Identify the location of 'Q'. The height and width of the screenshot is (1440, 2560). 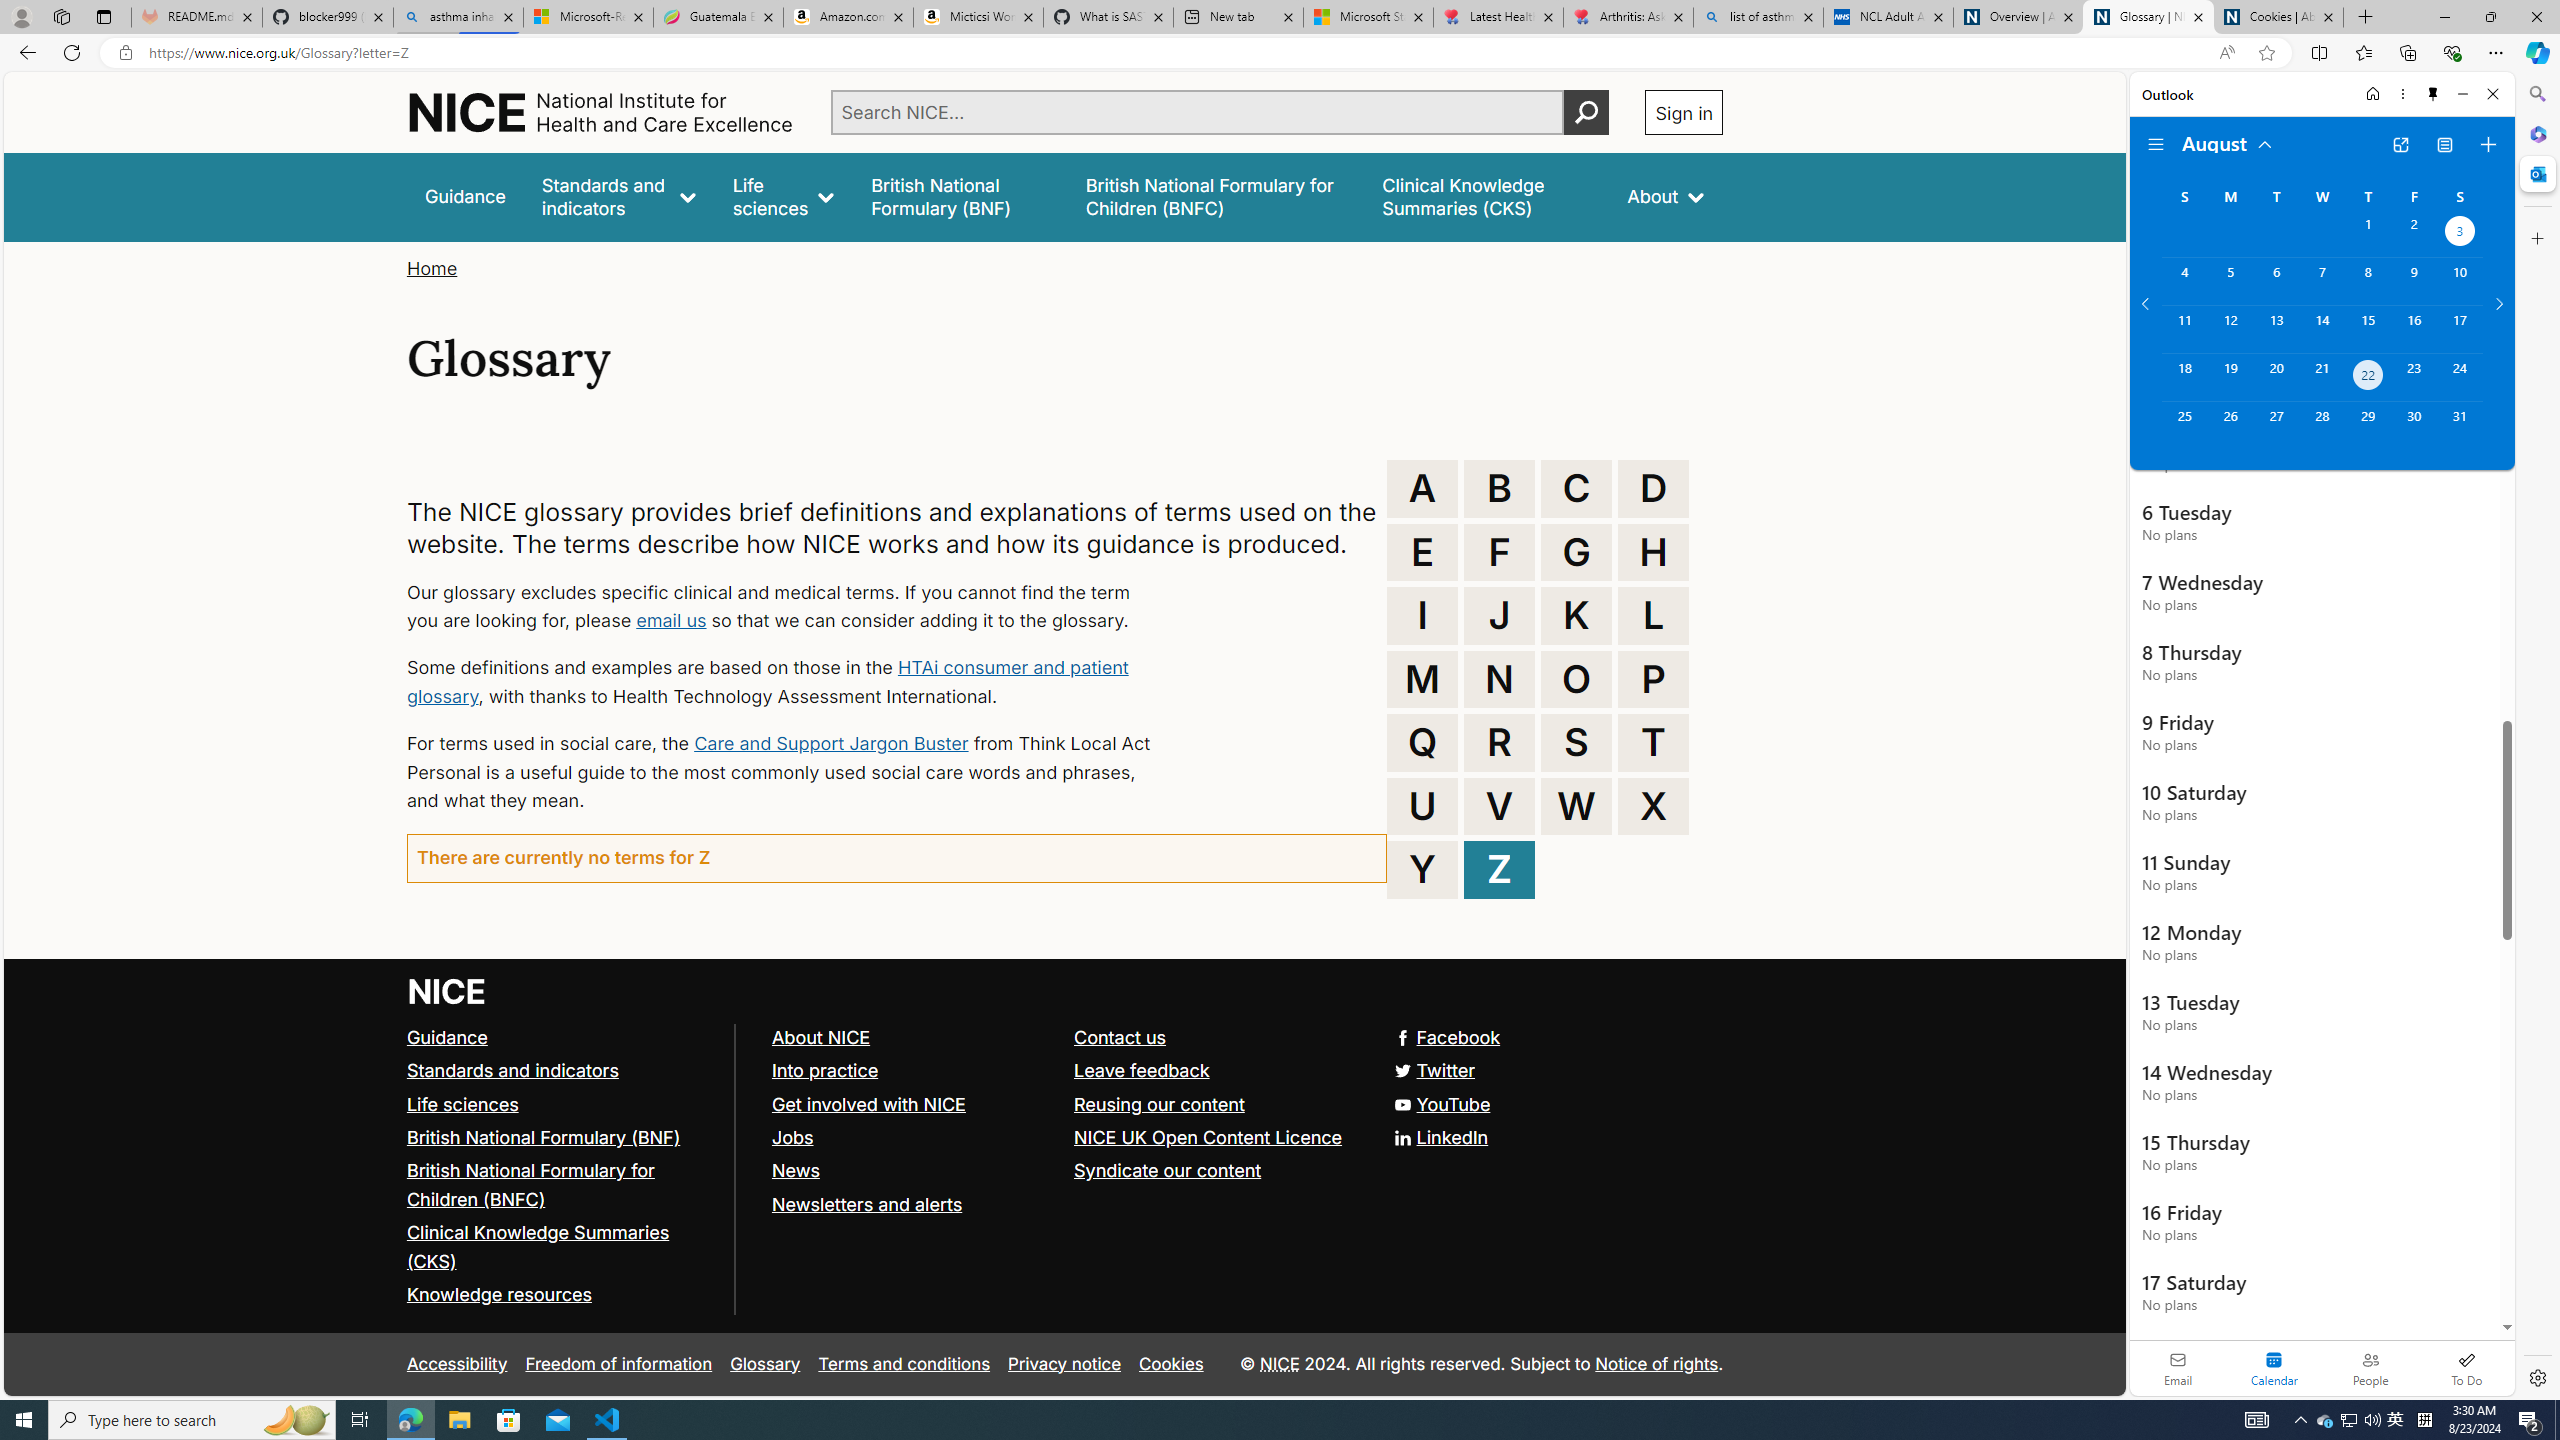
(1422, 742).